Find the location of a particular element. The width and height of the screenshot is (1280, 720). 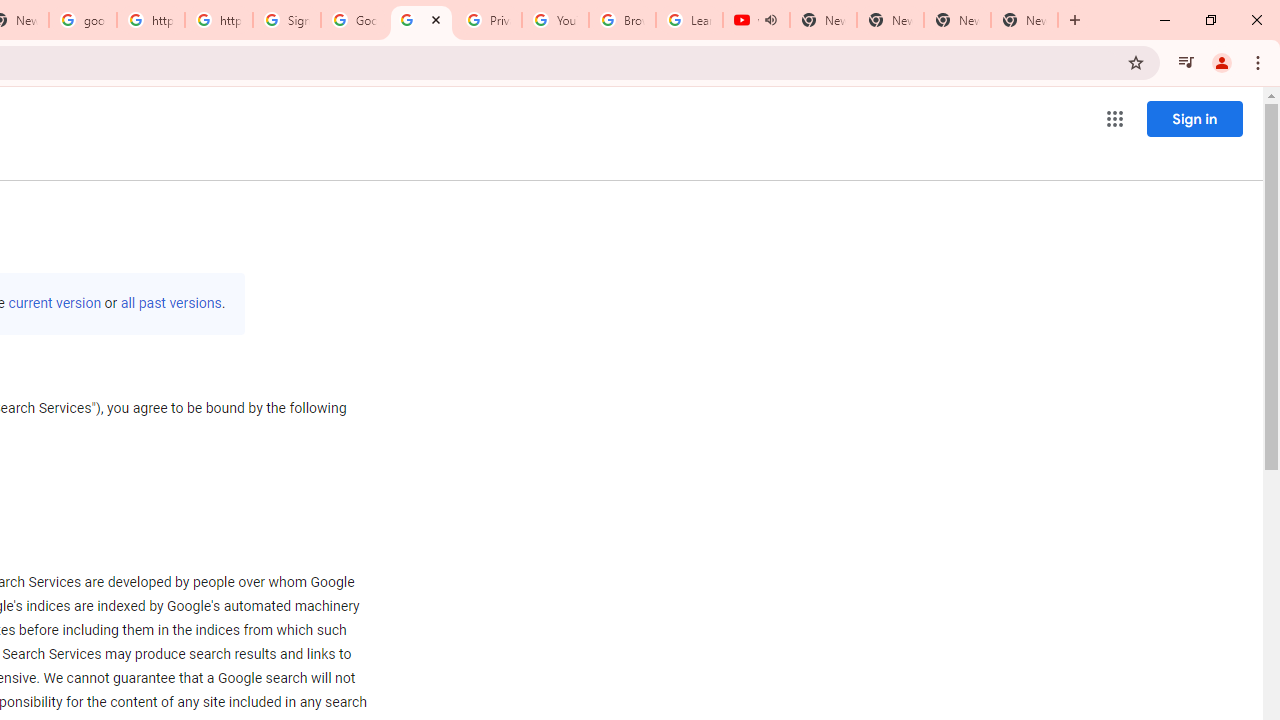

'https://scholar.google.com/' is located at coordinates (150, 20).